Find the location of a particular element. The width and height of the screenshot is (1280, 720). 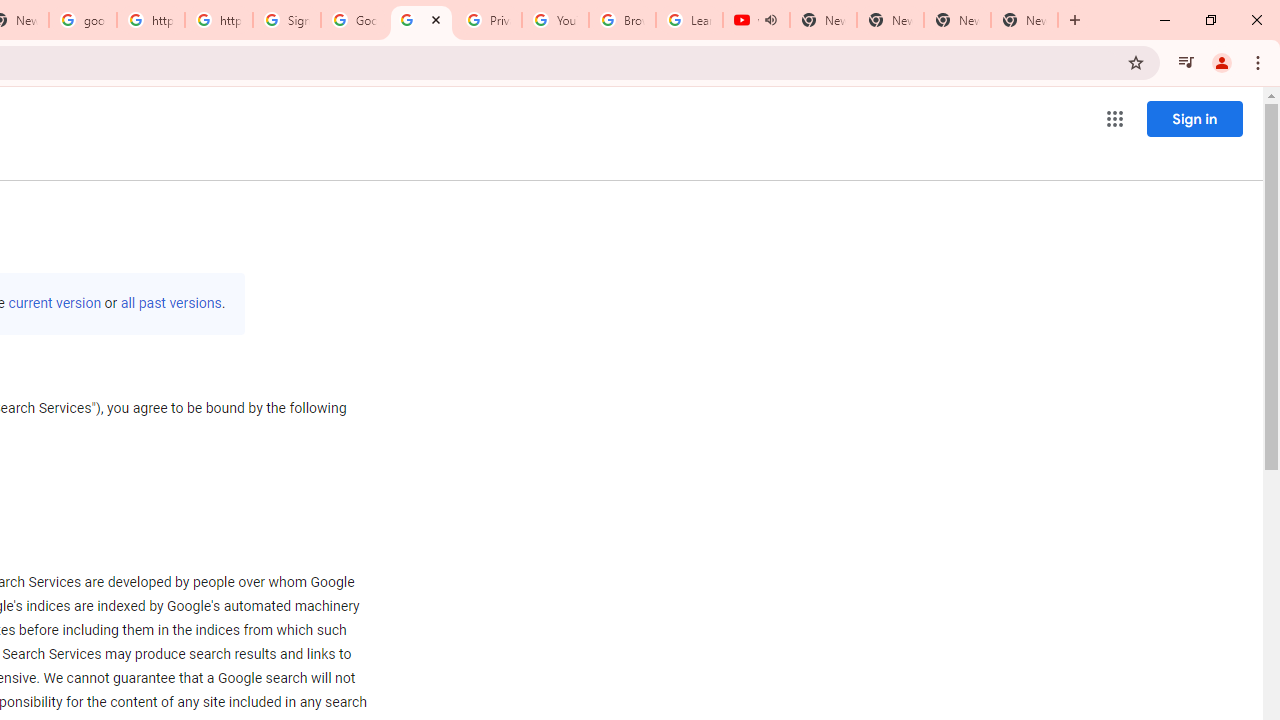

'https://scholar.google.com/' is located at coordinates (150, 20).